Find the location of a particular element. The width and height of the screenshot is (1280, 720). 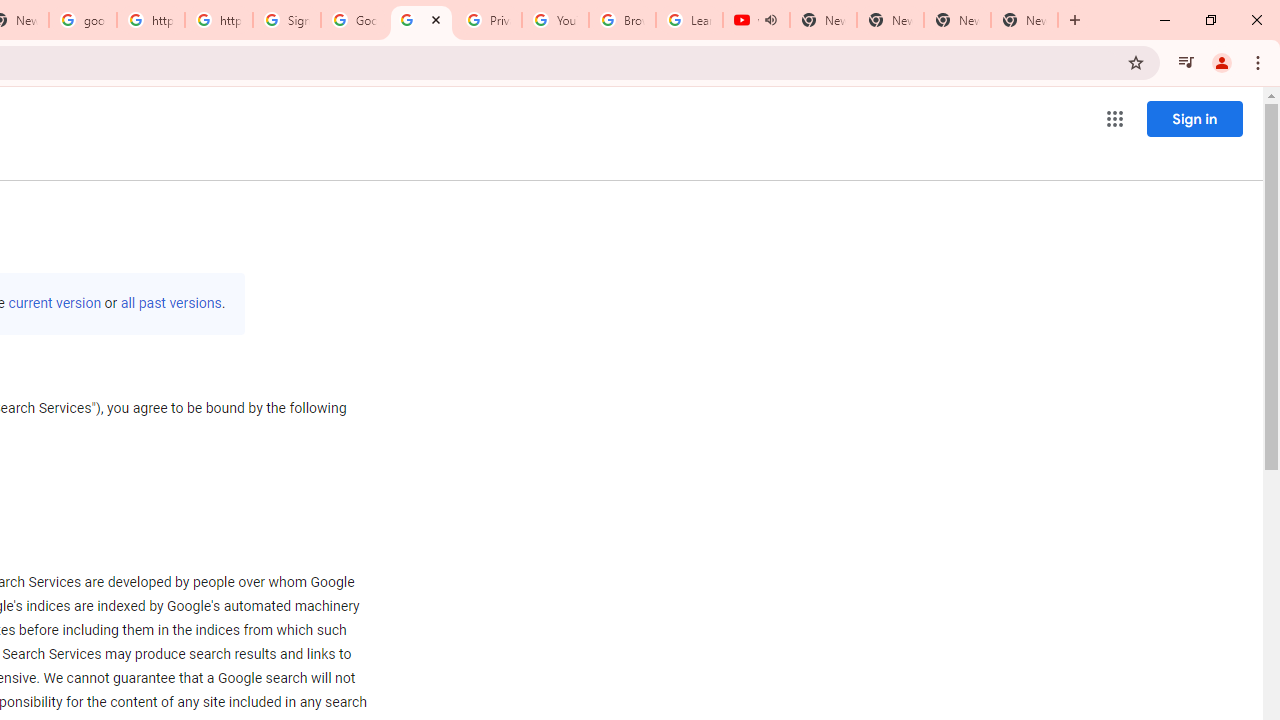

'https://scholar.google.com/' is located at coordinates (150, 20).